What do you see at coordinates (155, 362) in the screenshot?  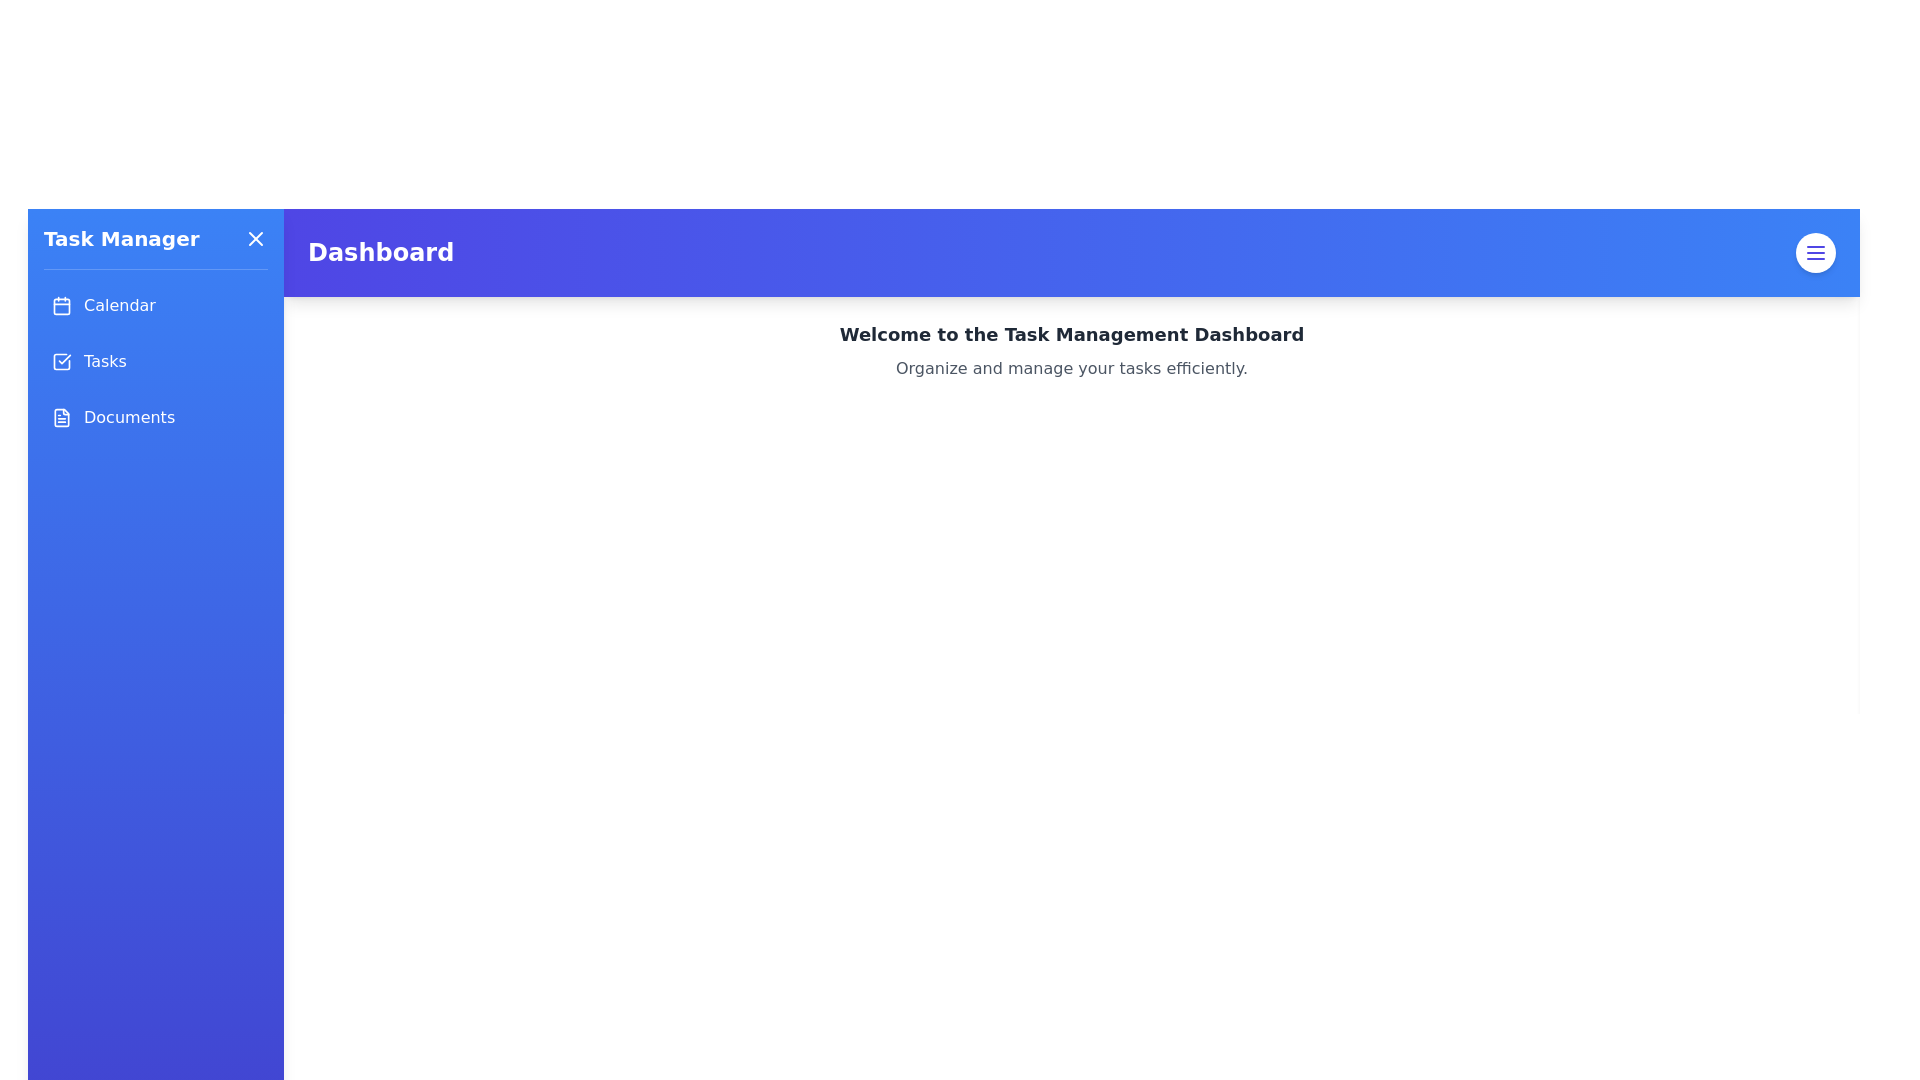 I see `the 'Tasks' button located in the sidebar, which is the second item in a vertical list, positioned below the 'Calendar' item and above the 'Documents' item, to trigger the hover effect` at bounding box center [155, 362].